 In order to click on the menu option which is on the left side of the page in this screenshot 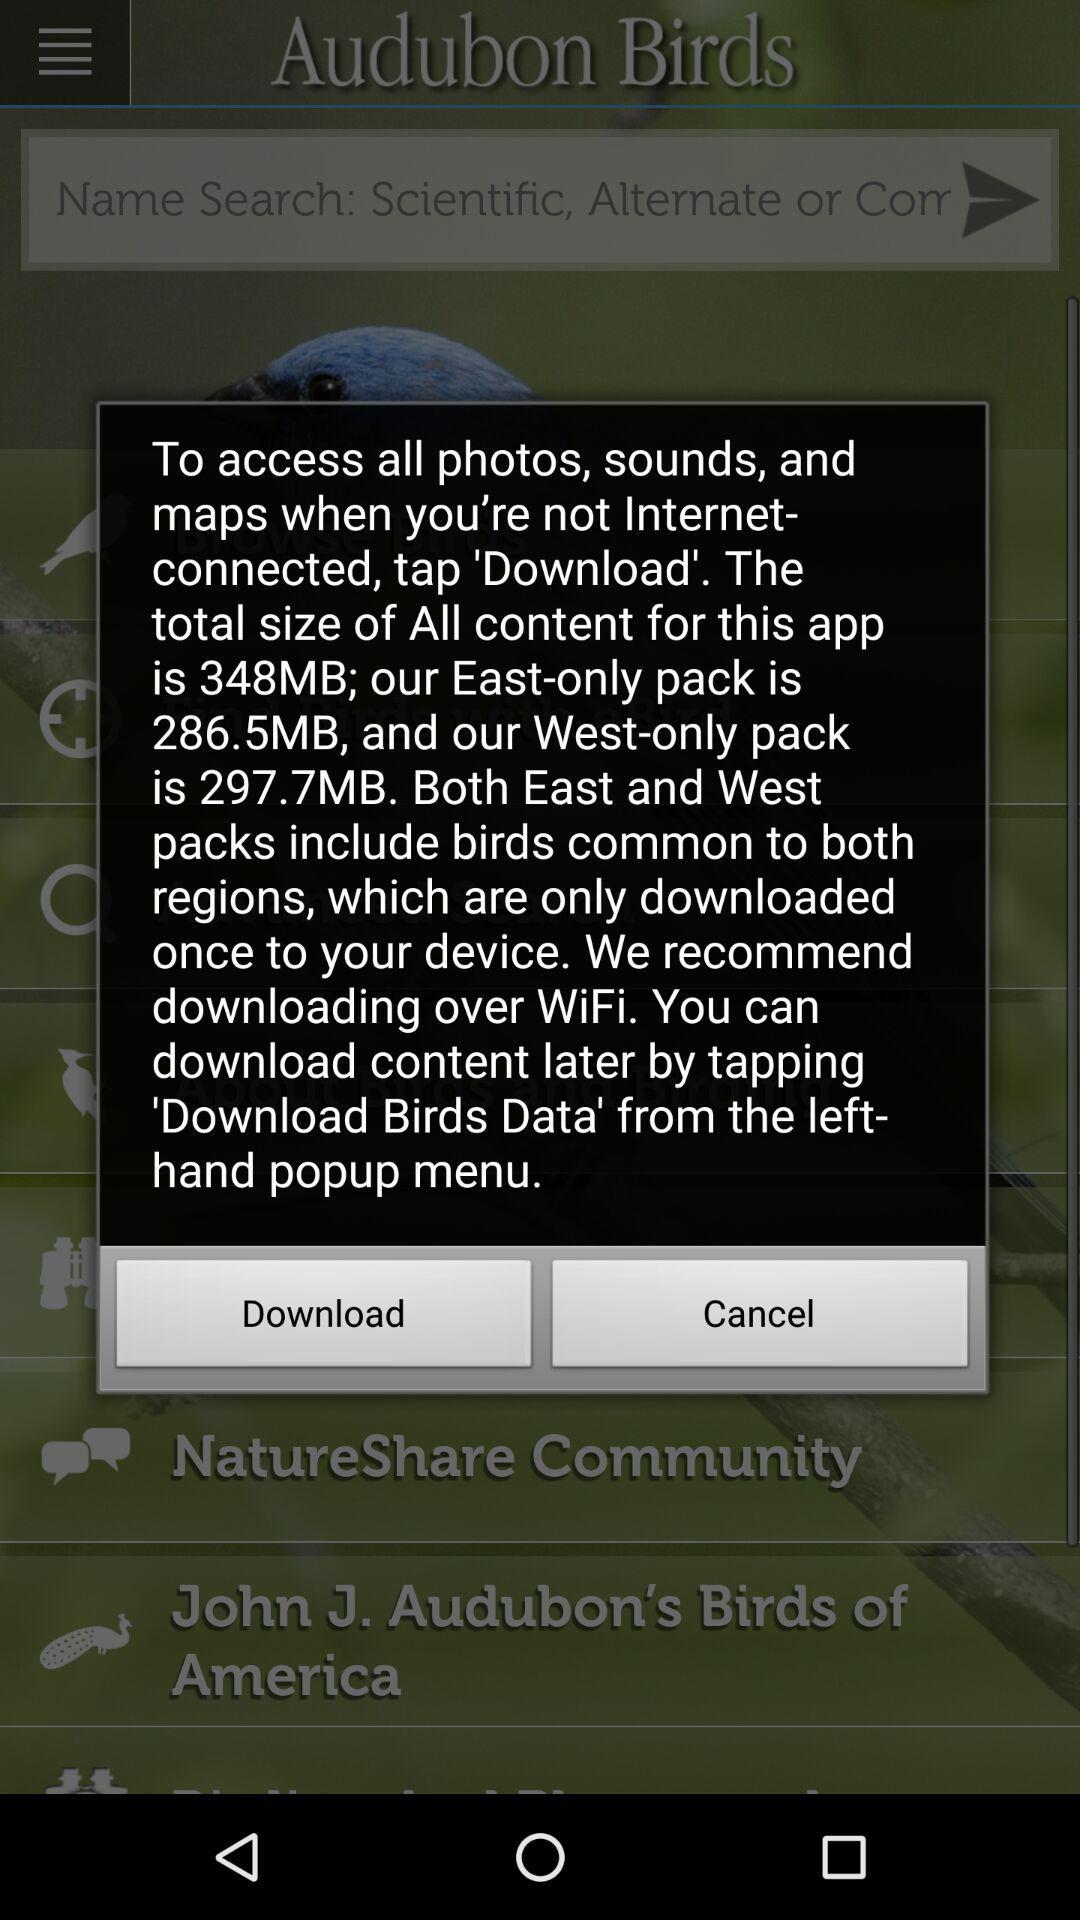, I will do `click(64, 52)`.